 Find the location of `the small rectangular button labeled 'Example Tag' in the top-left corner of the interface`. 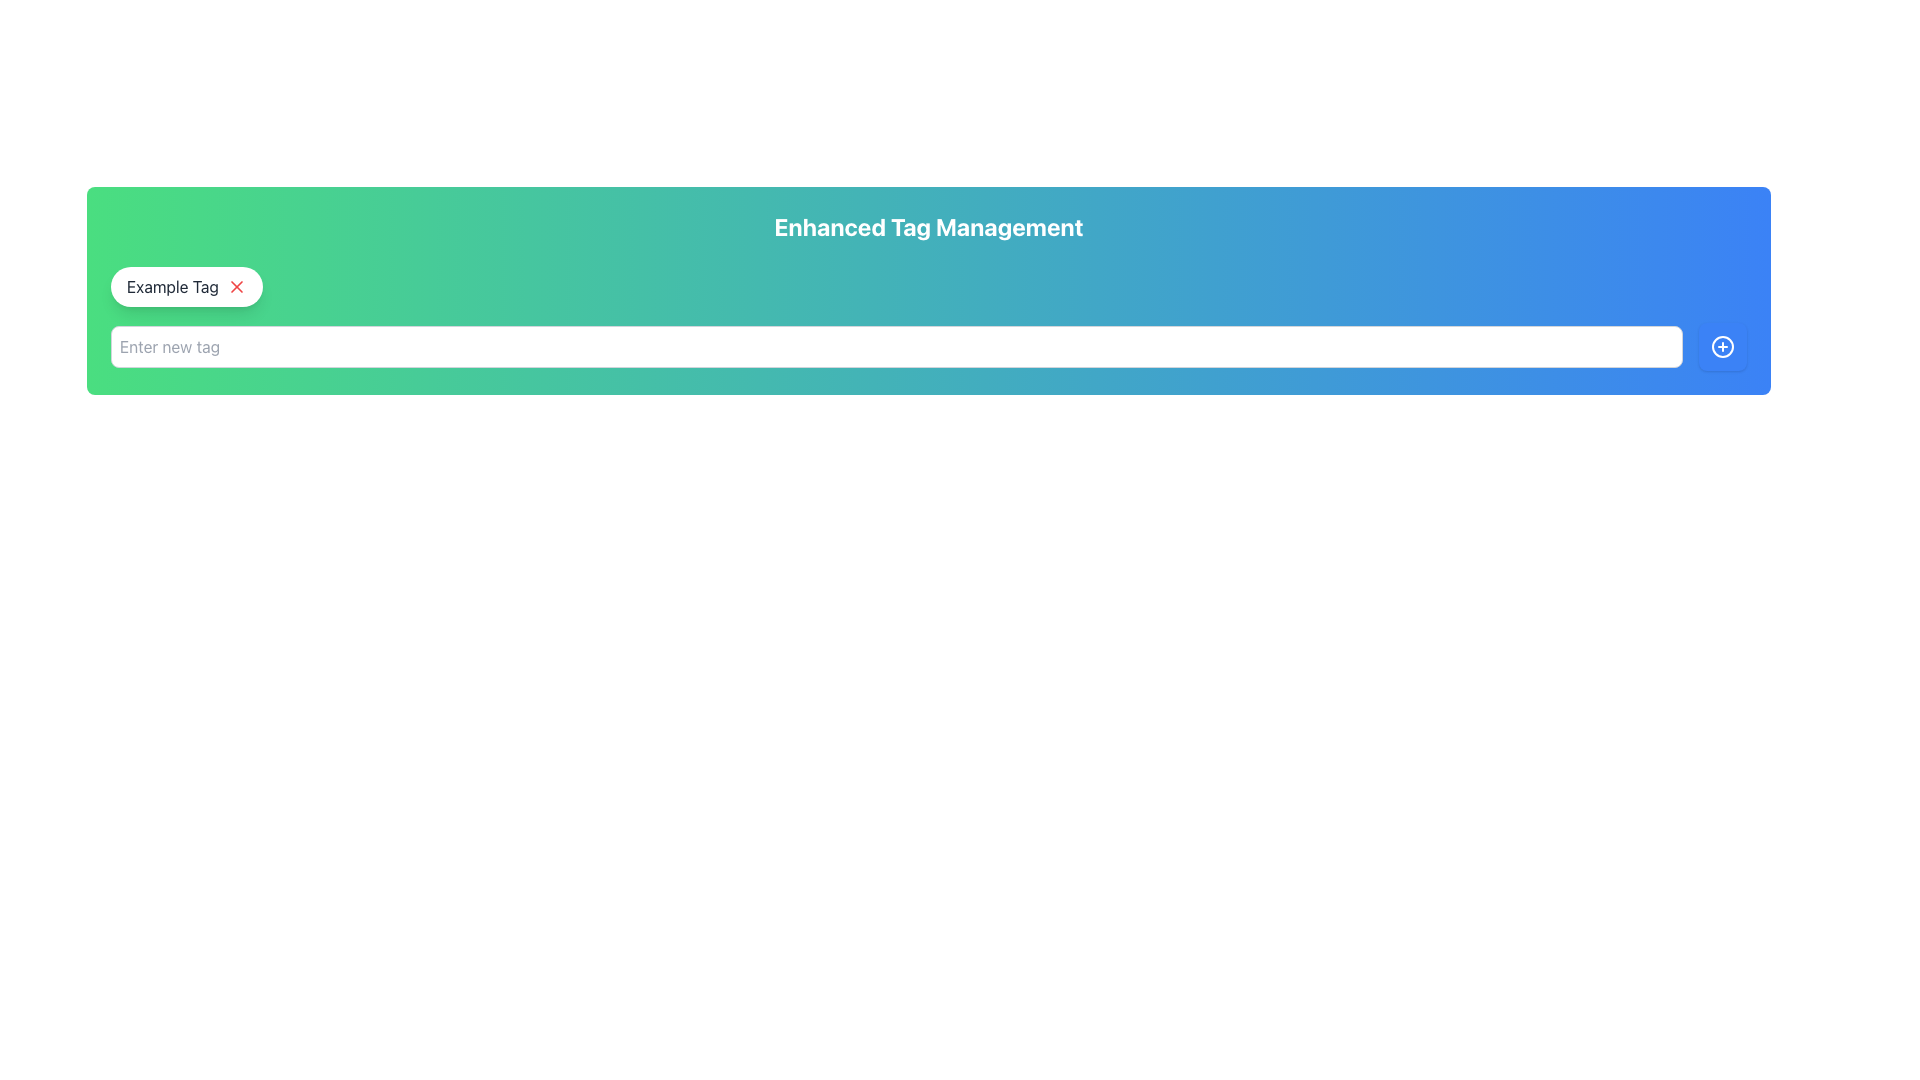

the small rectangular button labeled 'Example Tag' in the top-left corner of the interface is located at coordinates (186, 286).